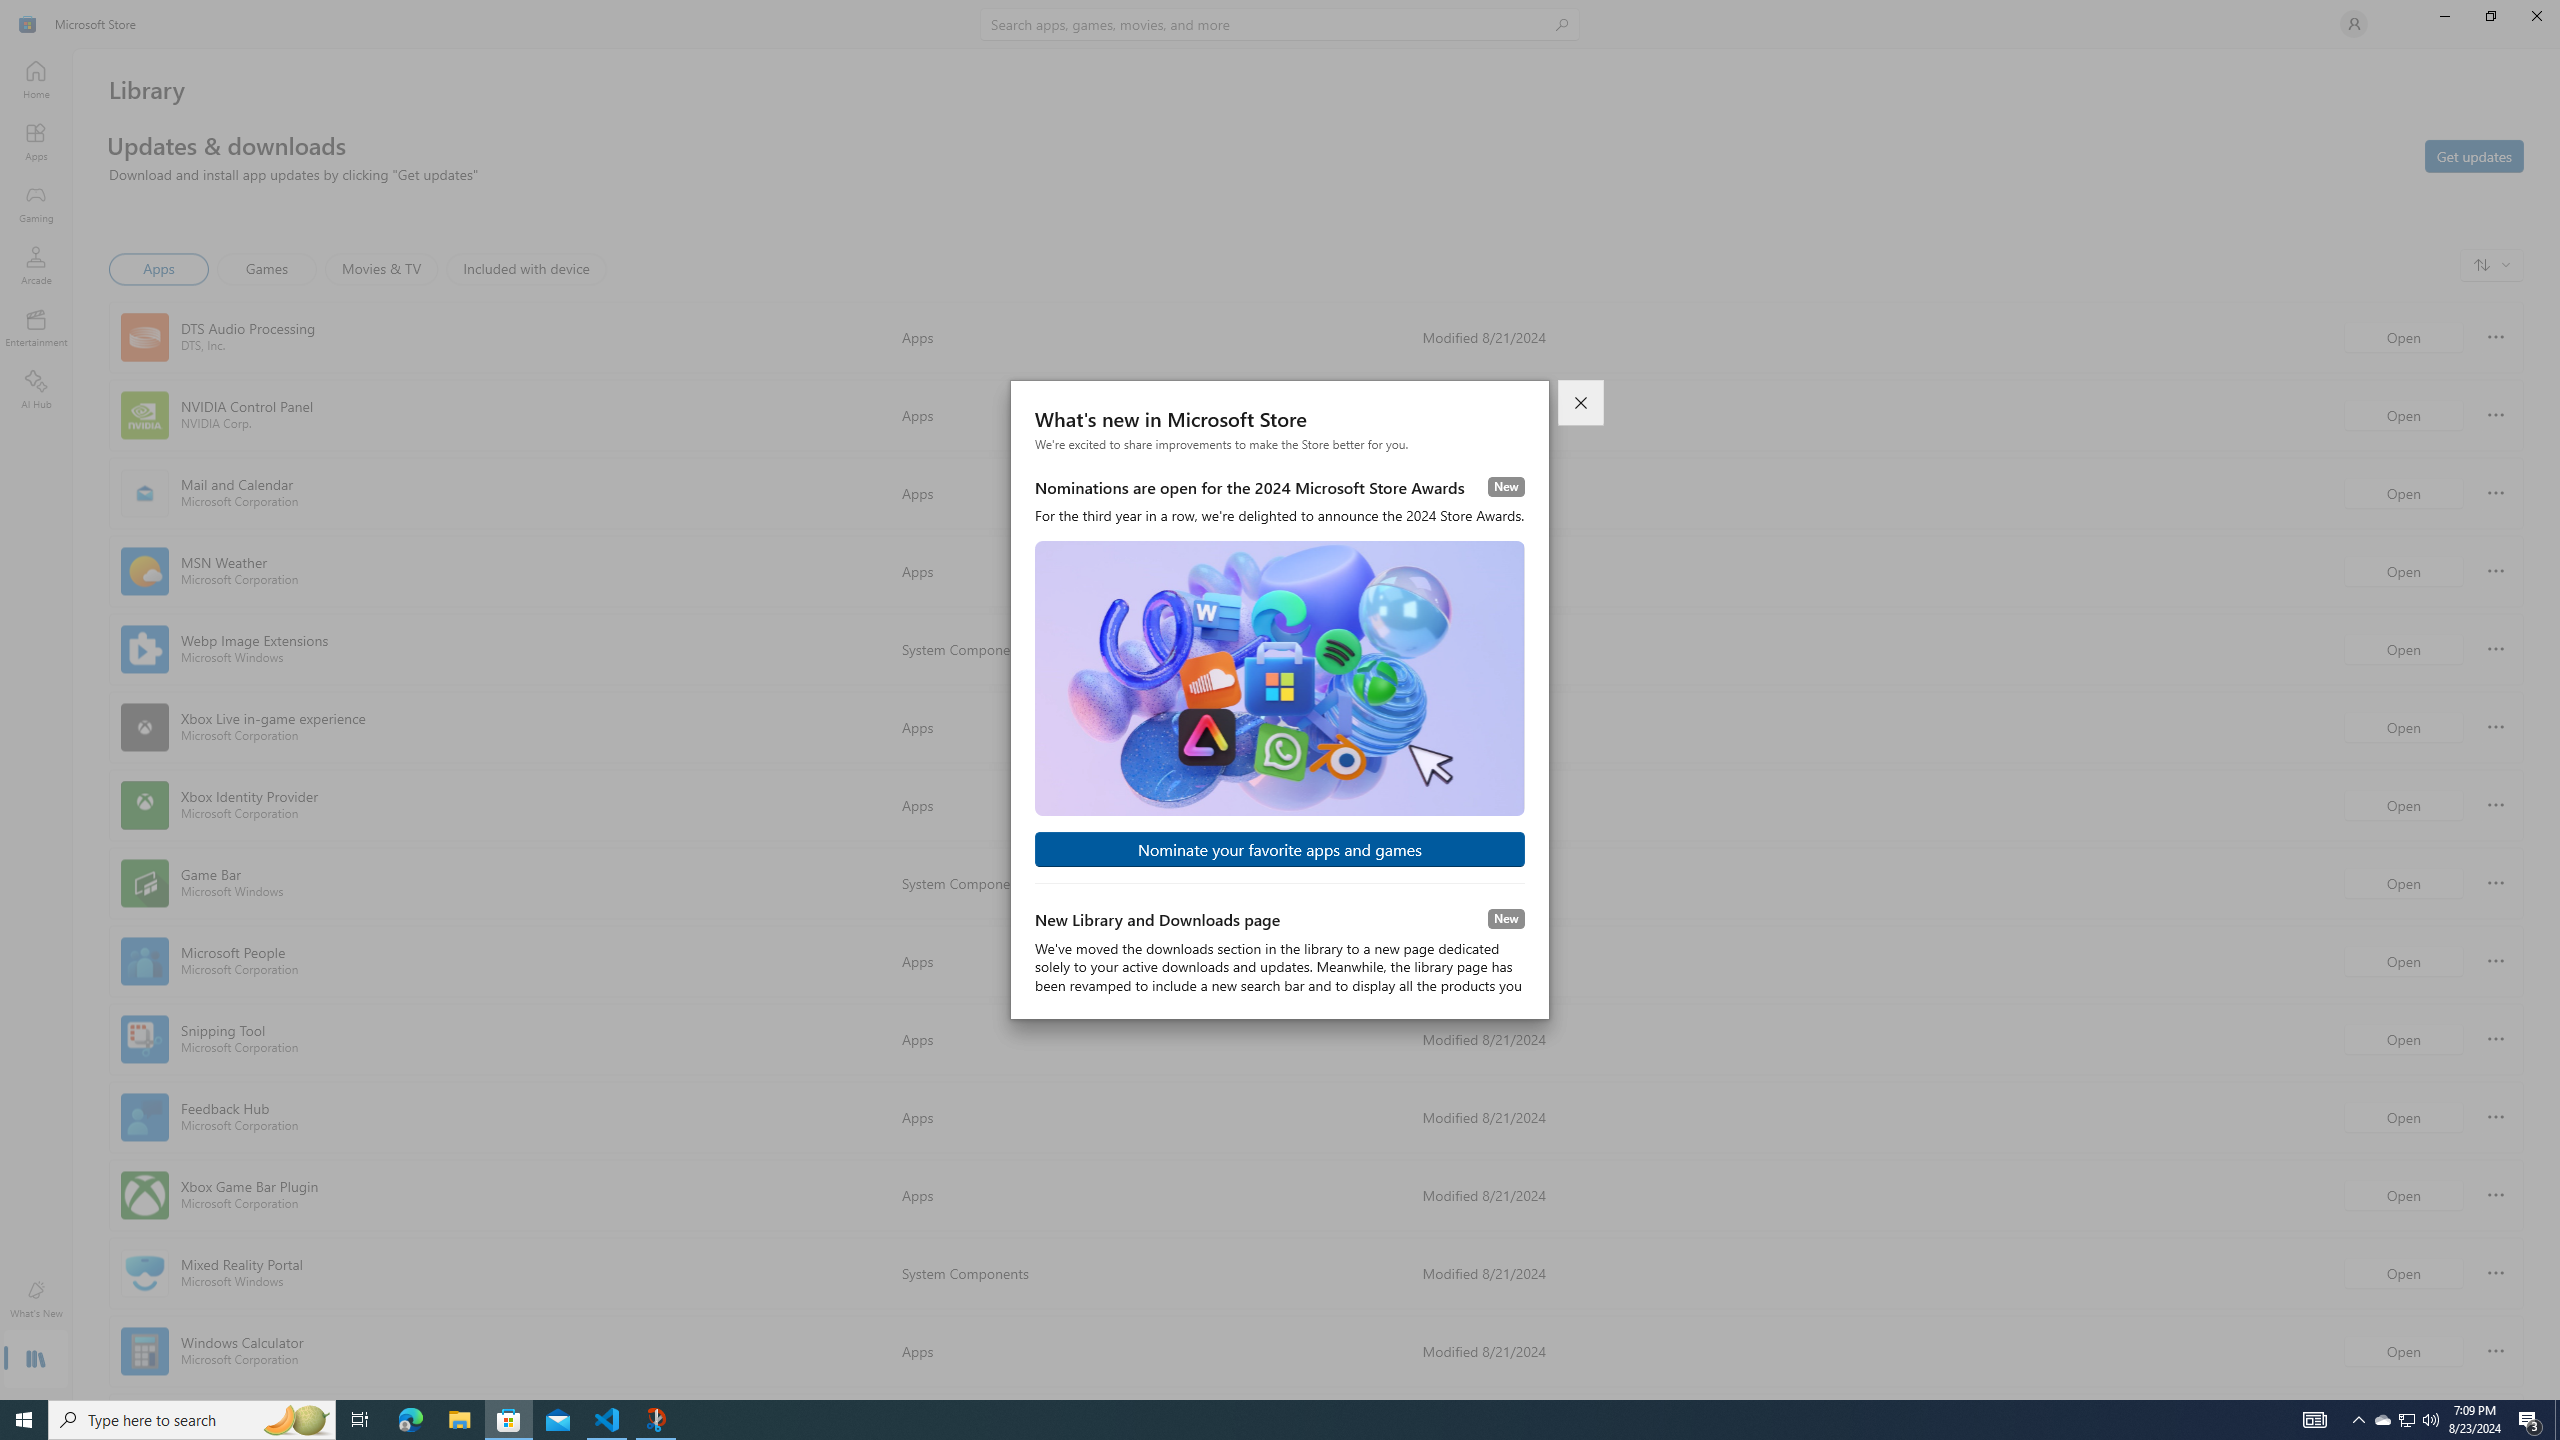 The width and height of the screenshot is (2560, 1440). Describe the element at coordinates (2443, 15) in the screenshot. I see `'Minimize Microsoft Store'` at that location.